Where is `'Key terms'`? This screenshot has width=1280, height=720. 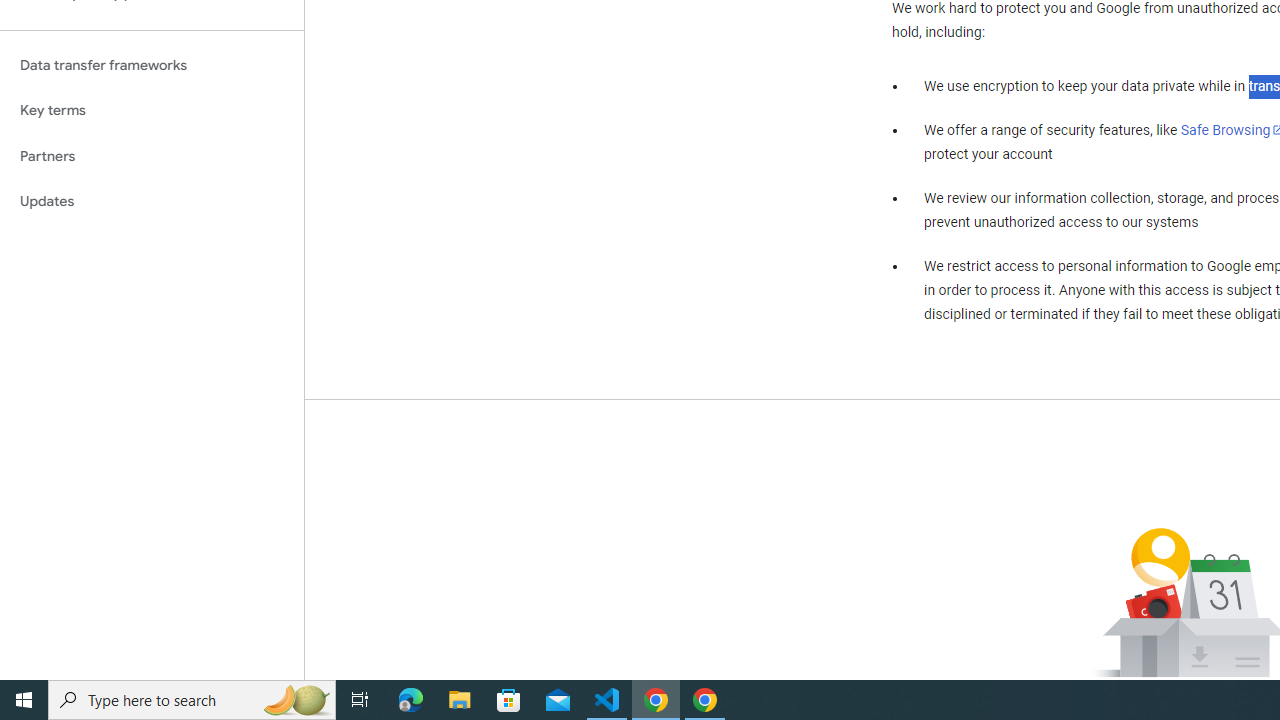 'Key terms' is located at coordinates (151, 110).